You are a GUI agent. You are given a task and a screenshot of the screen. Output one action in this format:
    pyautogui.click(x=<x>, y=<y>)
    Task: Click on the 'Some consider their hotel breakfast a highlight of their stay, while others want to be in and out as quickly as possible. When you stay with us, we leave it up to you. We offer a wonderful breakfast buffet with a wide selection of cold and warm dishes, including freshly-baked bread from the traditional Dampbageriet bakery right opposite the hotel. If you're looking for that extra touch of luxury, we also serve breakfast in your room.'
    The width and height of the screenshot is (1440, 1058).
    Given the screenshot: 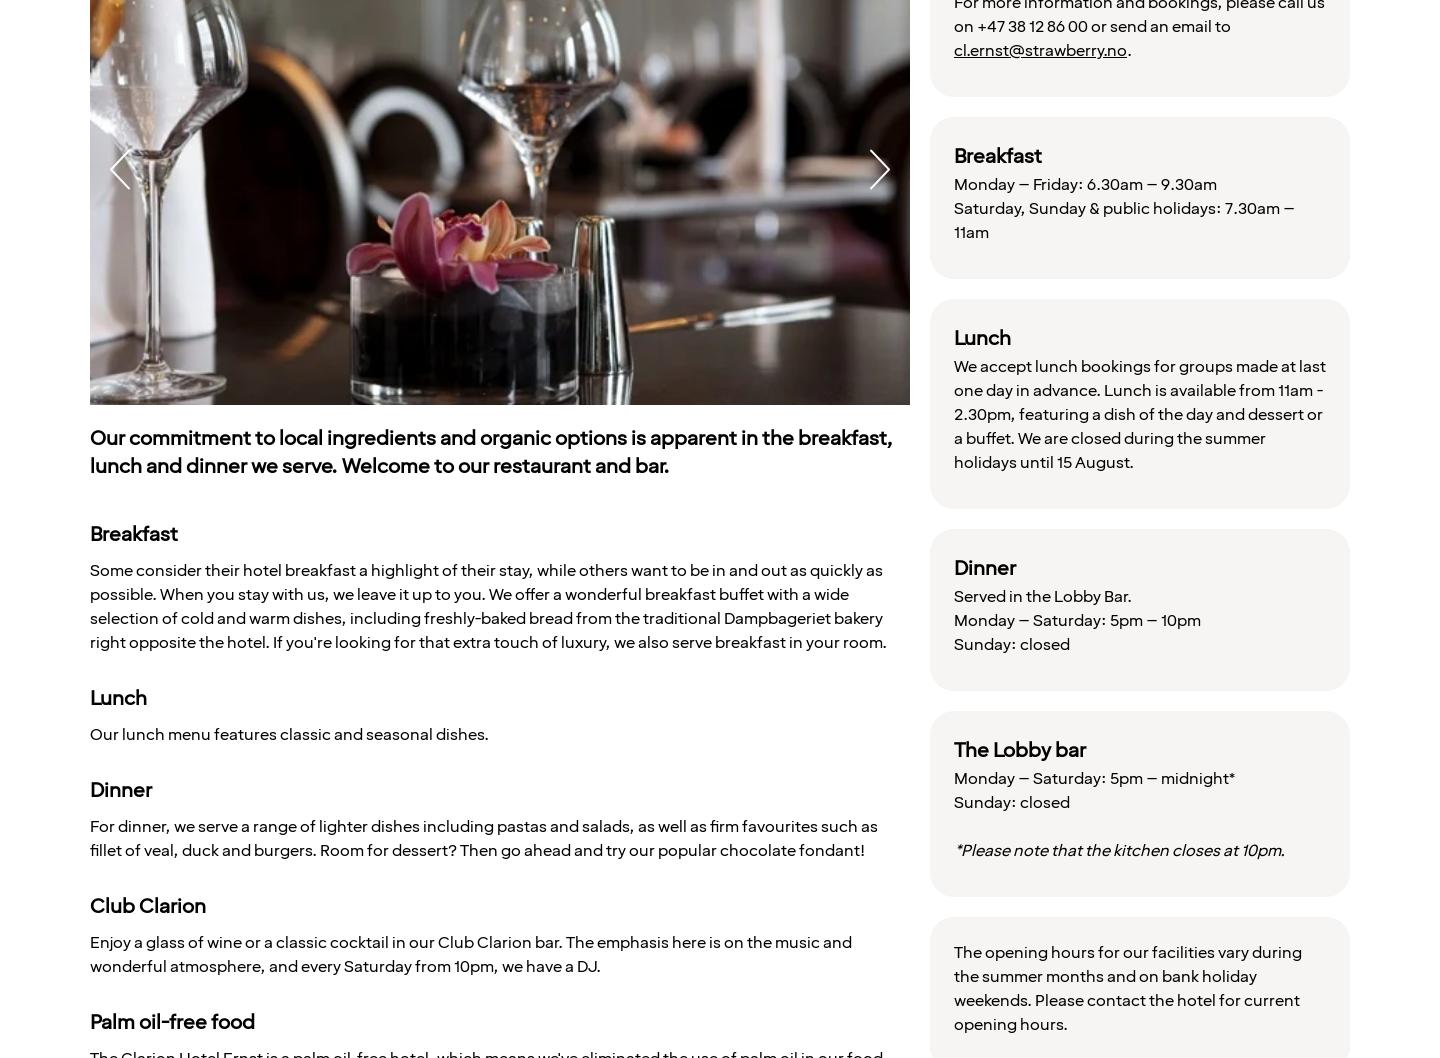 What is the action you would take?
    pyautogui.click(x=487, y=606)
    